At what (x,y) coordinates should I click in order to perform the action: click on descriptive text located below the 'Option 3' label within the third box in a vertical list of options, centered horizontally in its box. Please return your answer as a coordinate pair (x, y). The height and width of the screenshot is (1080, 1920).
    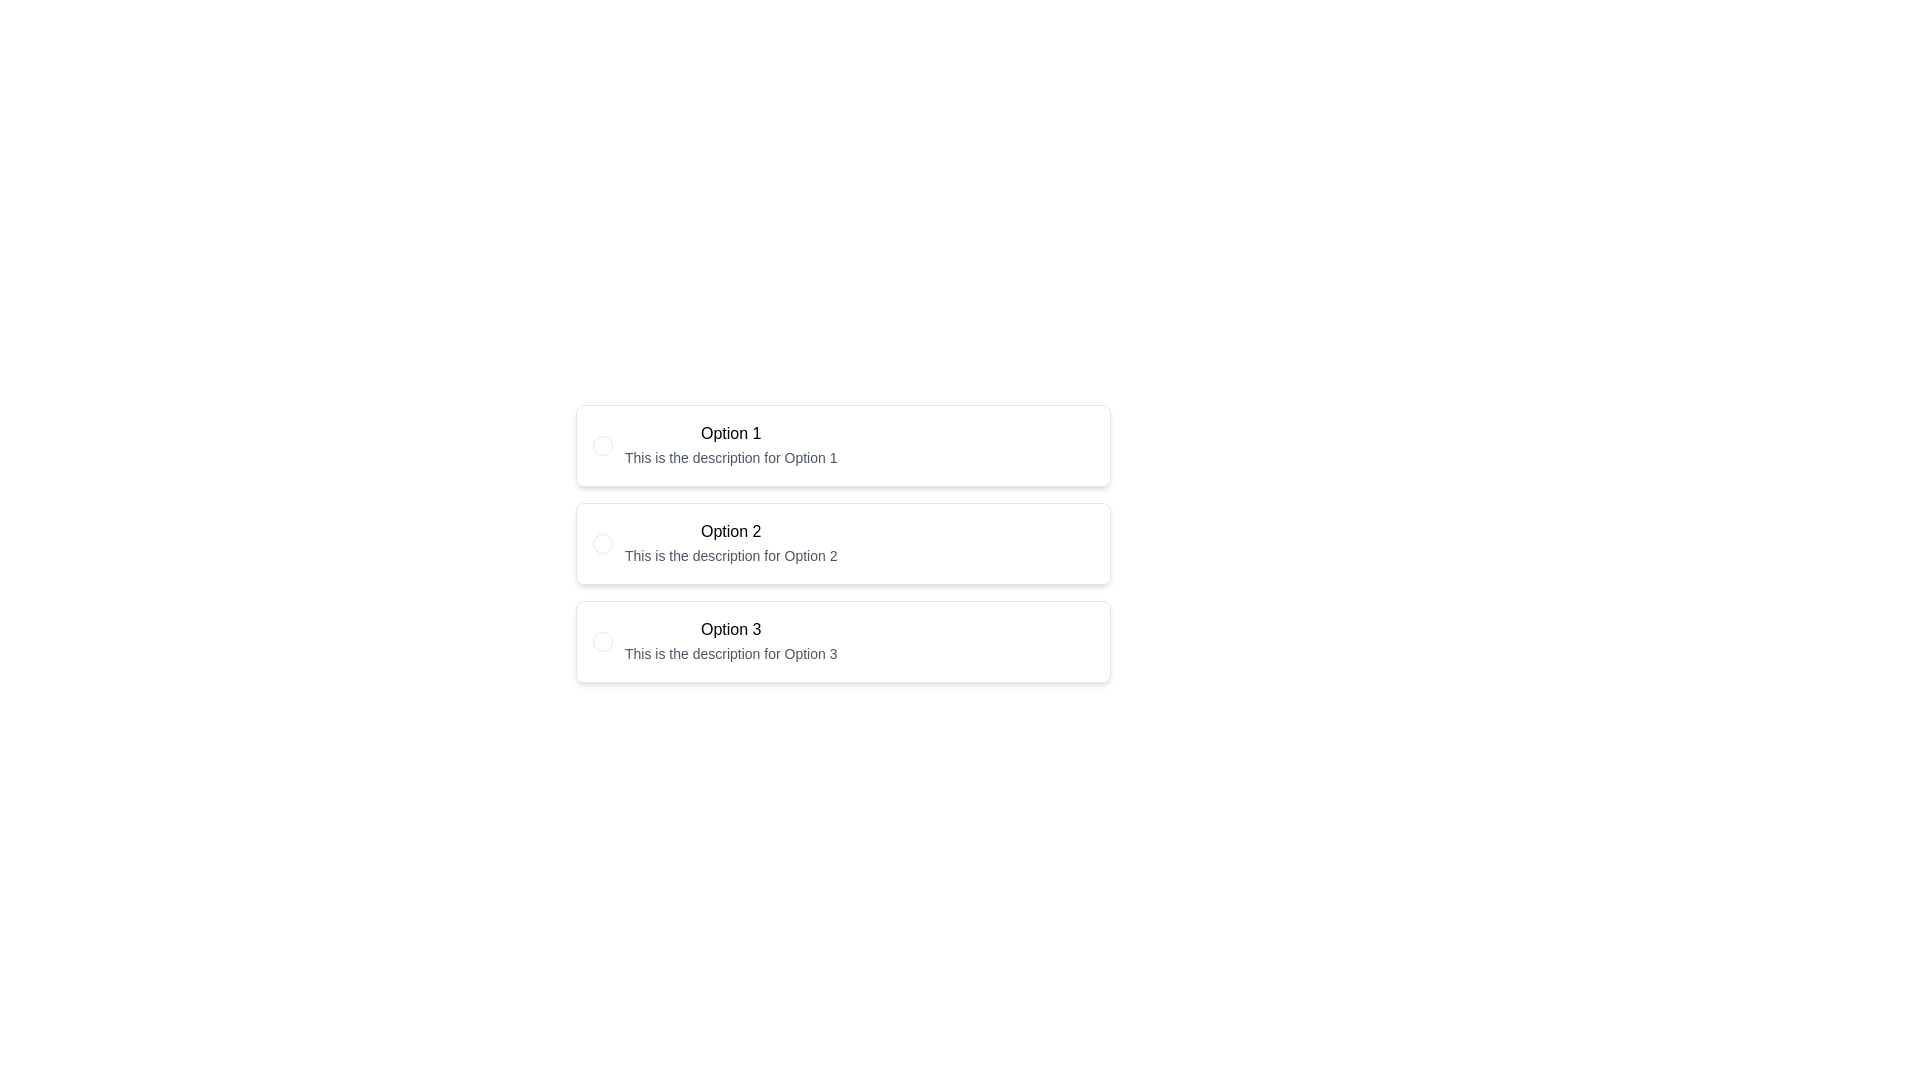
    Looking at the image, I should click on (730, 654).